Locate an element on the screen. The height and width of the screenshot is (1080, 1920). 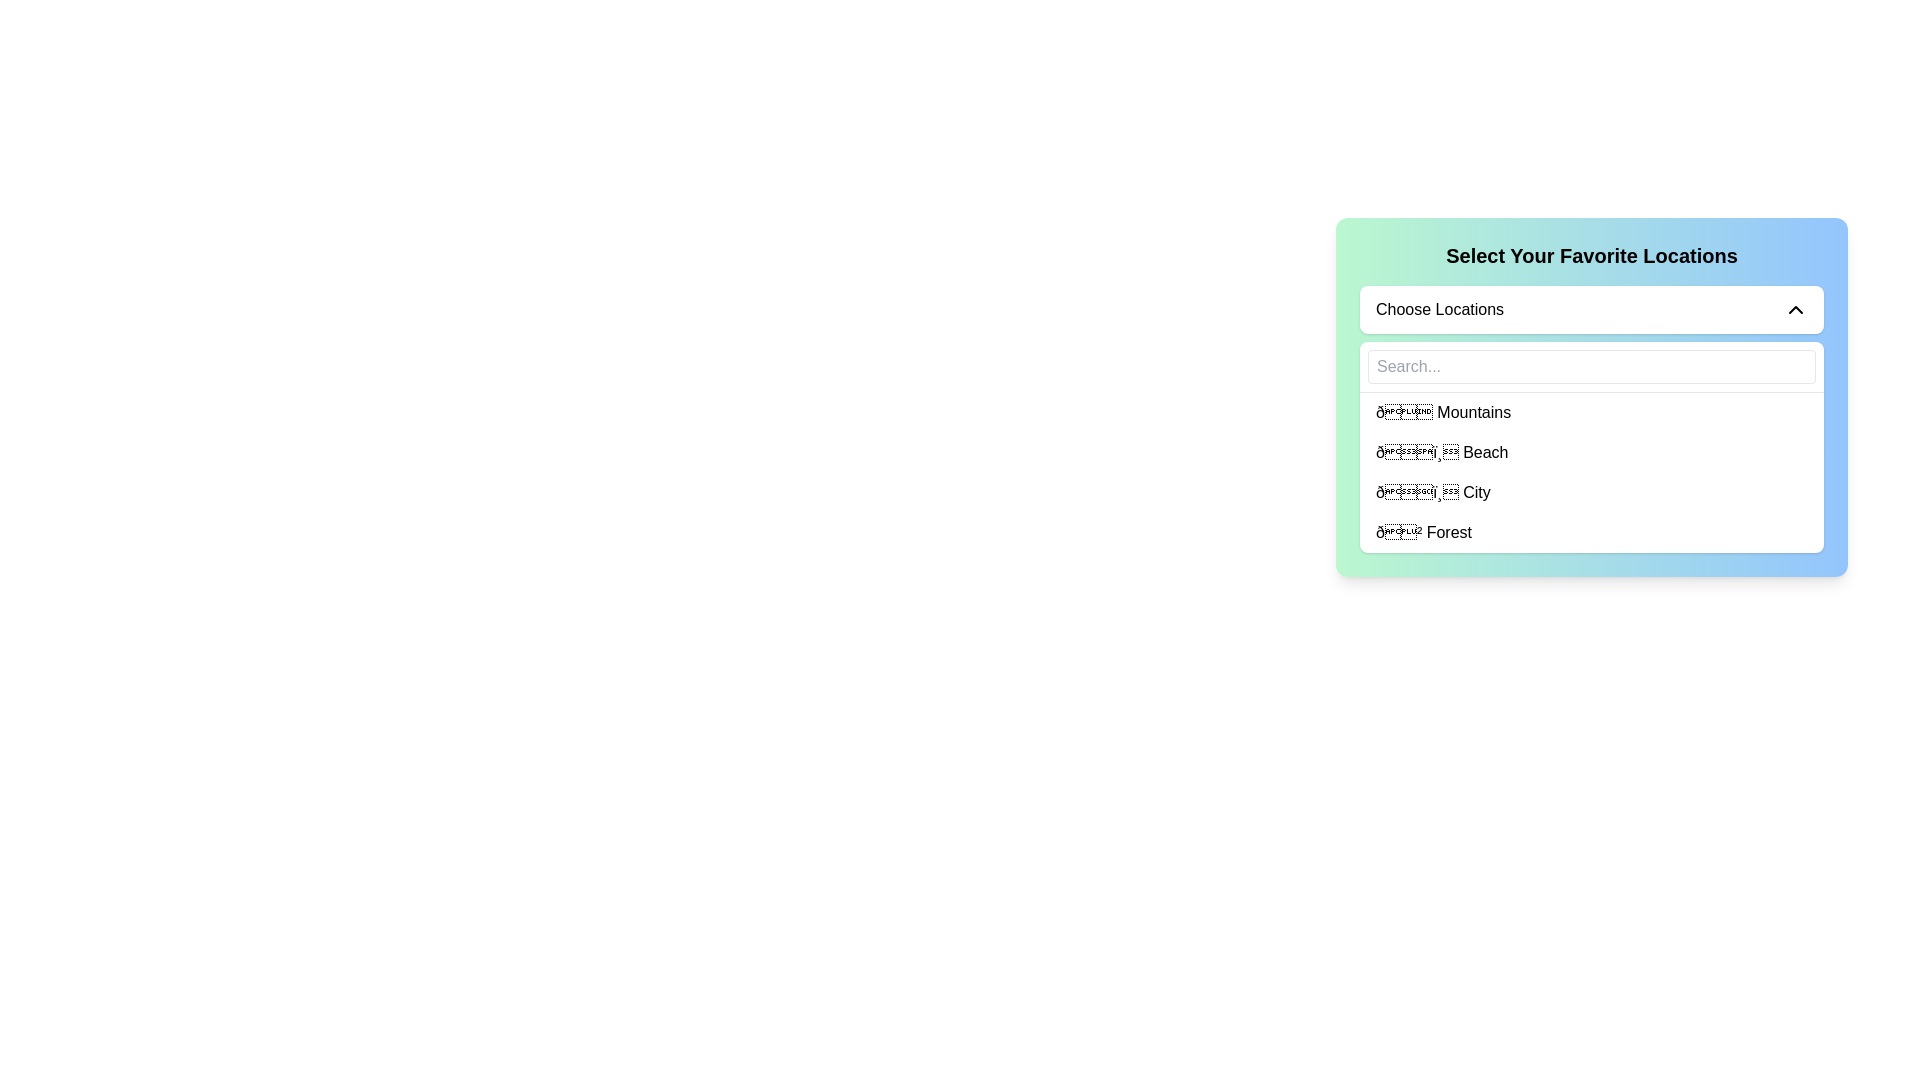
the 'City' text label in the dropdown menu, which is the third option in a vertical list of four is located at coordinates (1432, 493).